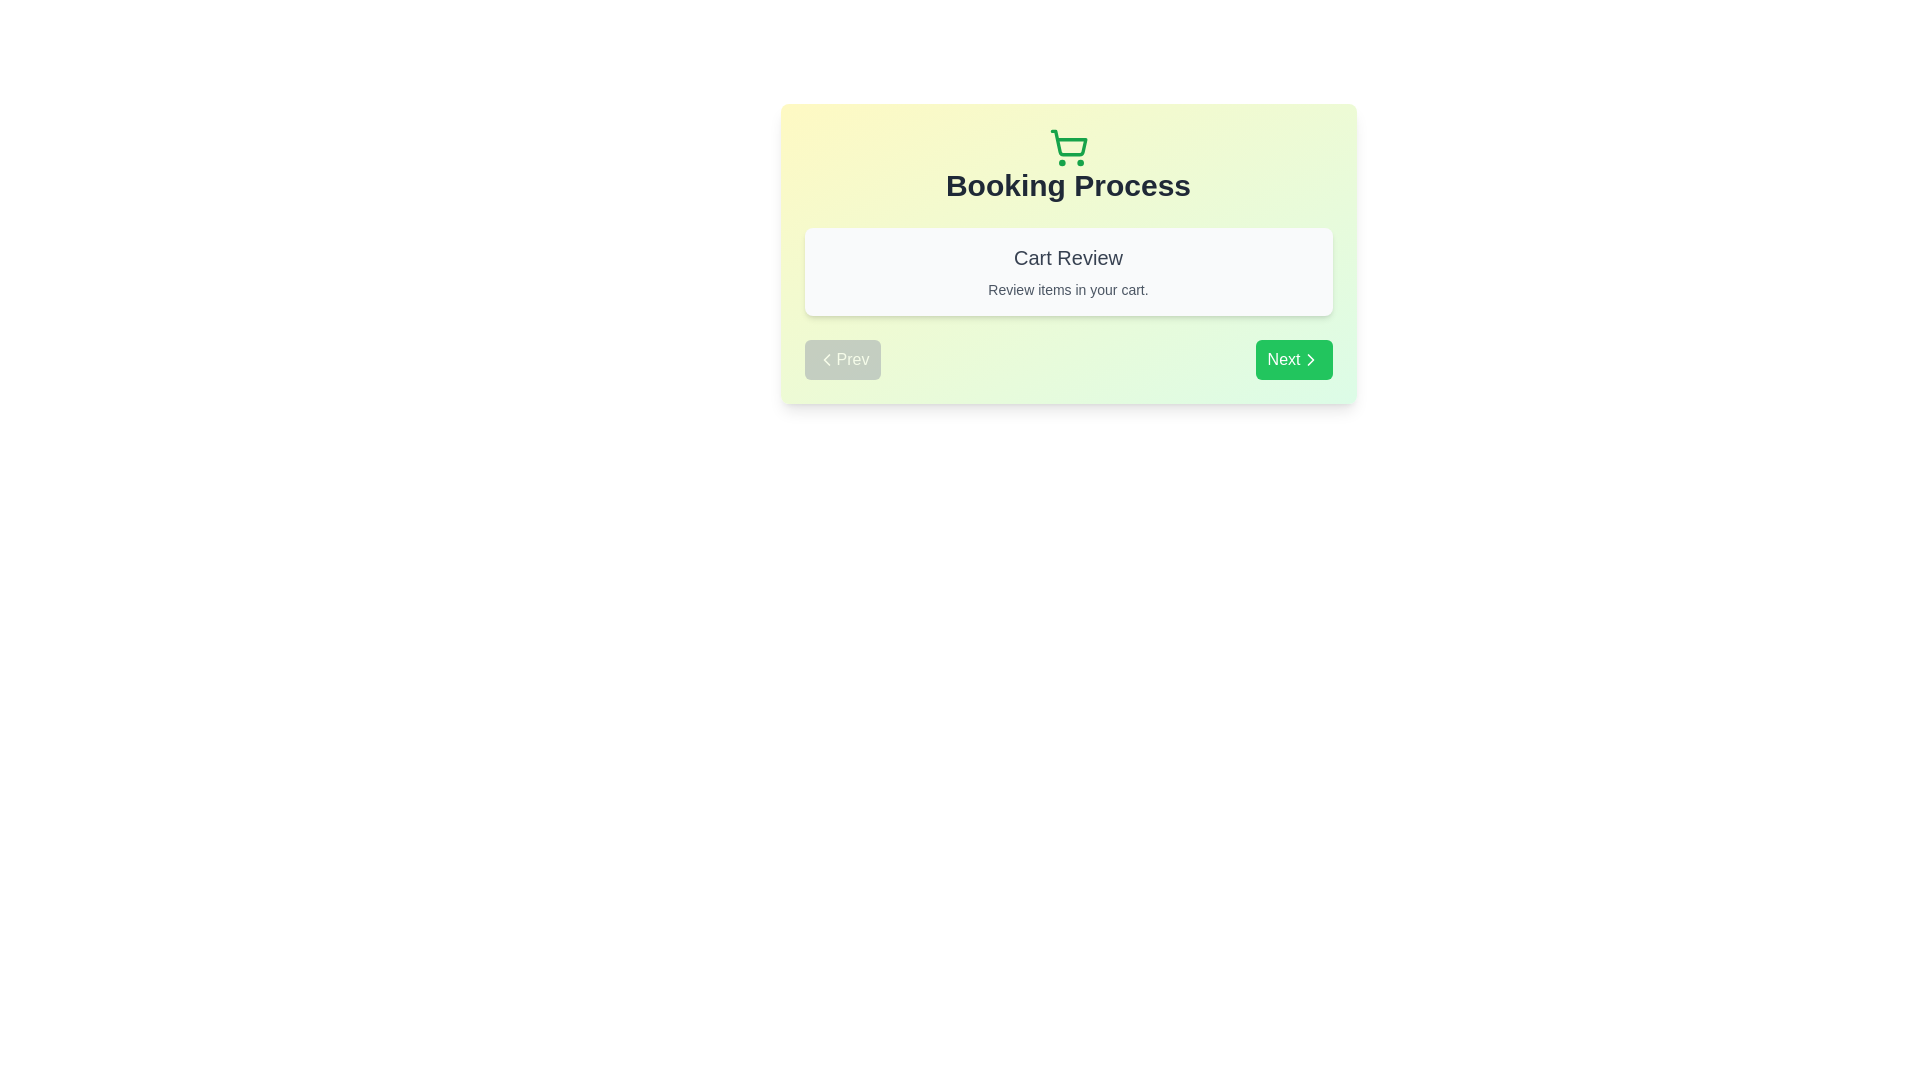  Describe the element at coordinates (842, 358) in the screenshot. I see `the 'Prev' button, which is a rectangular button with a gray background and white text, featuring rounded corners and a left-facing arrow icon` at that location.